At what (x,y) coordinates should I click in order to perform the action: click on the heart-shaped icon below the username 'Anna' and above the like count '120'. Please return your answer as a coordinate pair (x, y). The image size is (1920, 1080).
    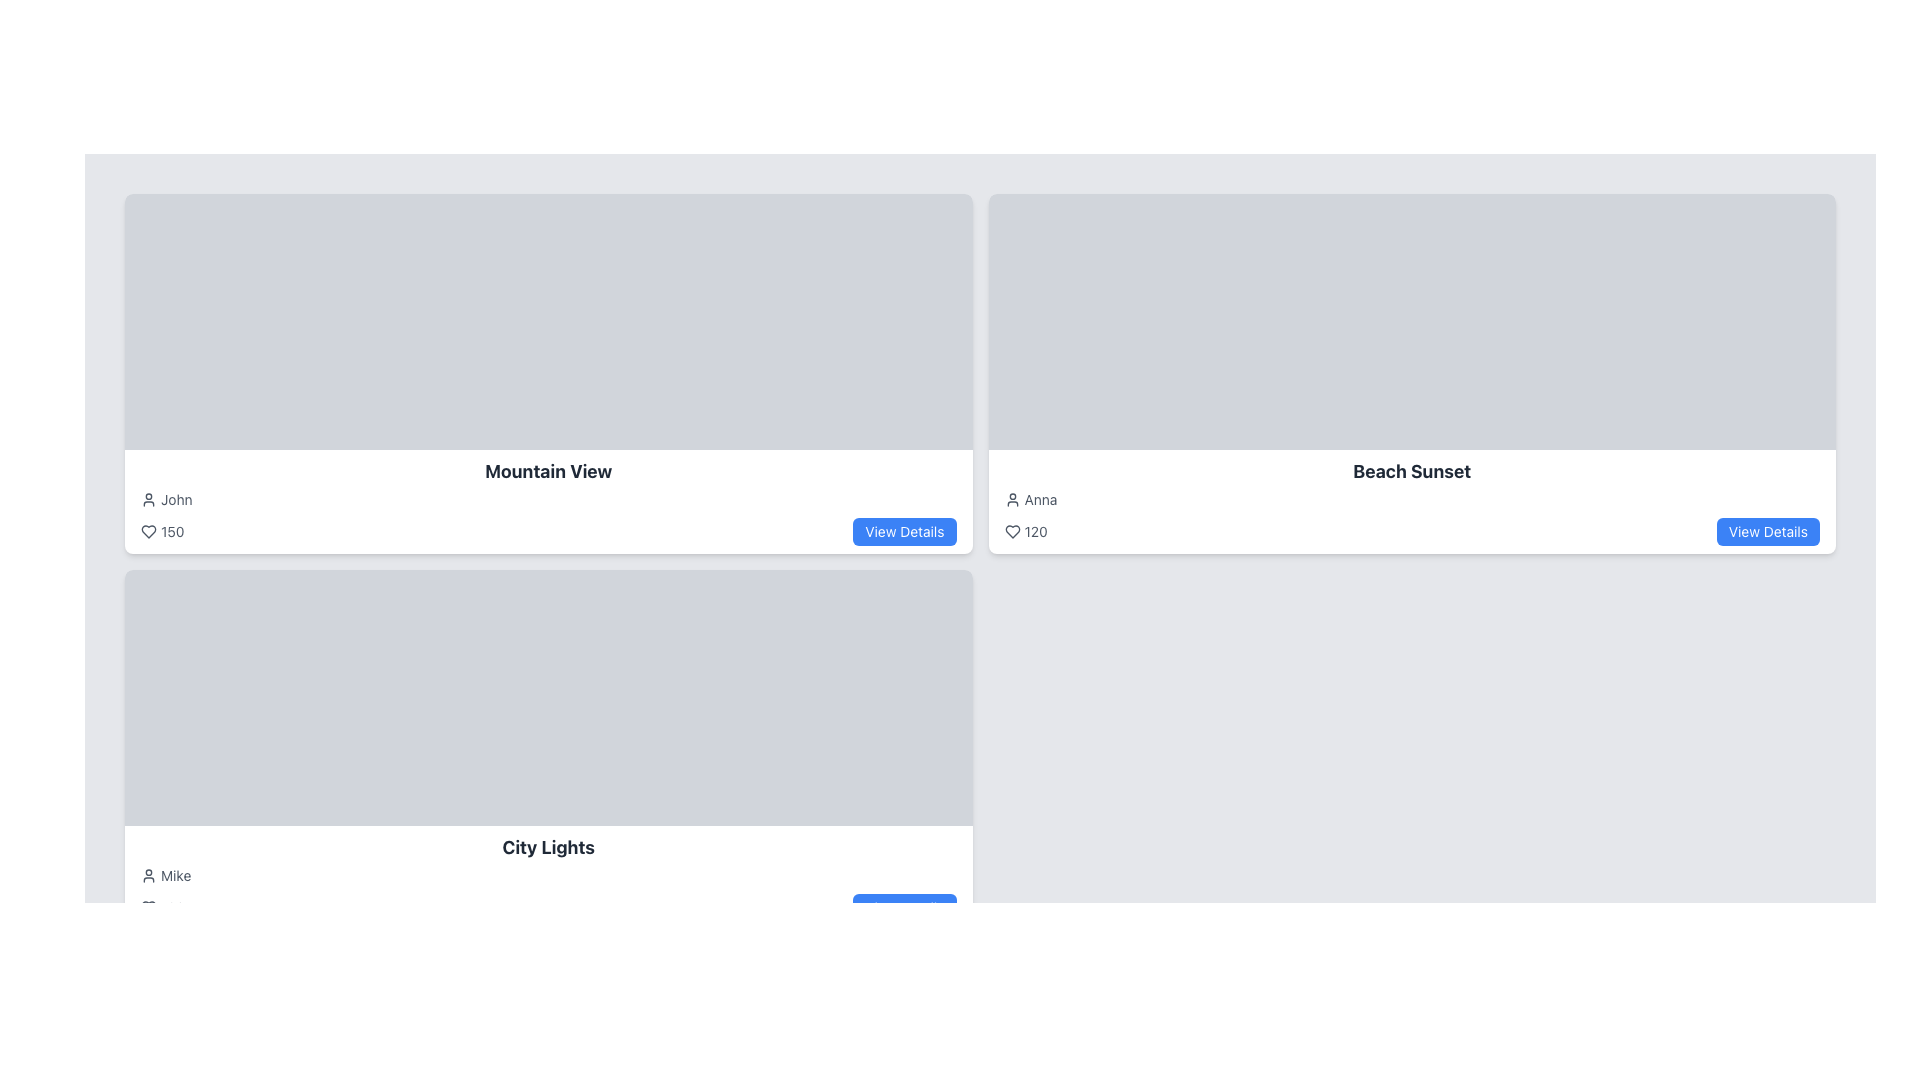
    Looking at the image, I should click on (1012, 531).